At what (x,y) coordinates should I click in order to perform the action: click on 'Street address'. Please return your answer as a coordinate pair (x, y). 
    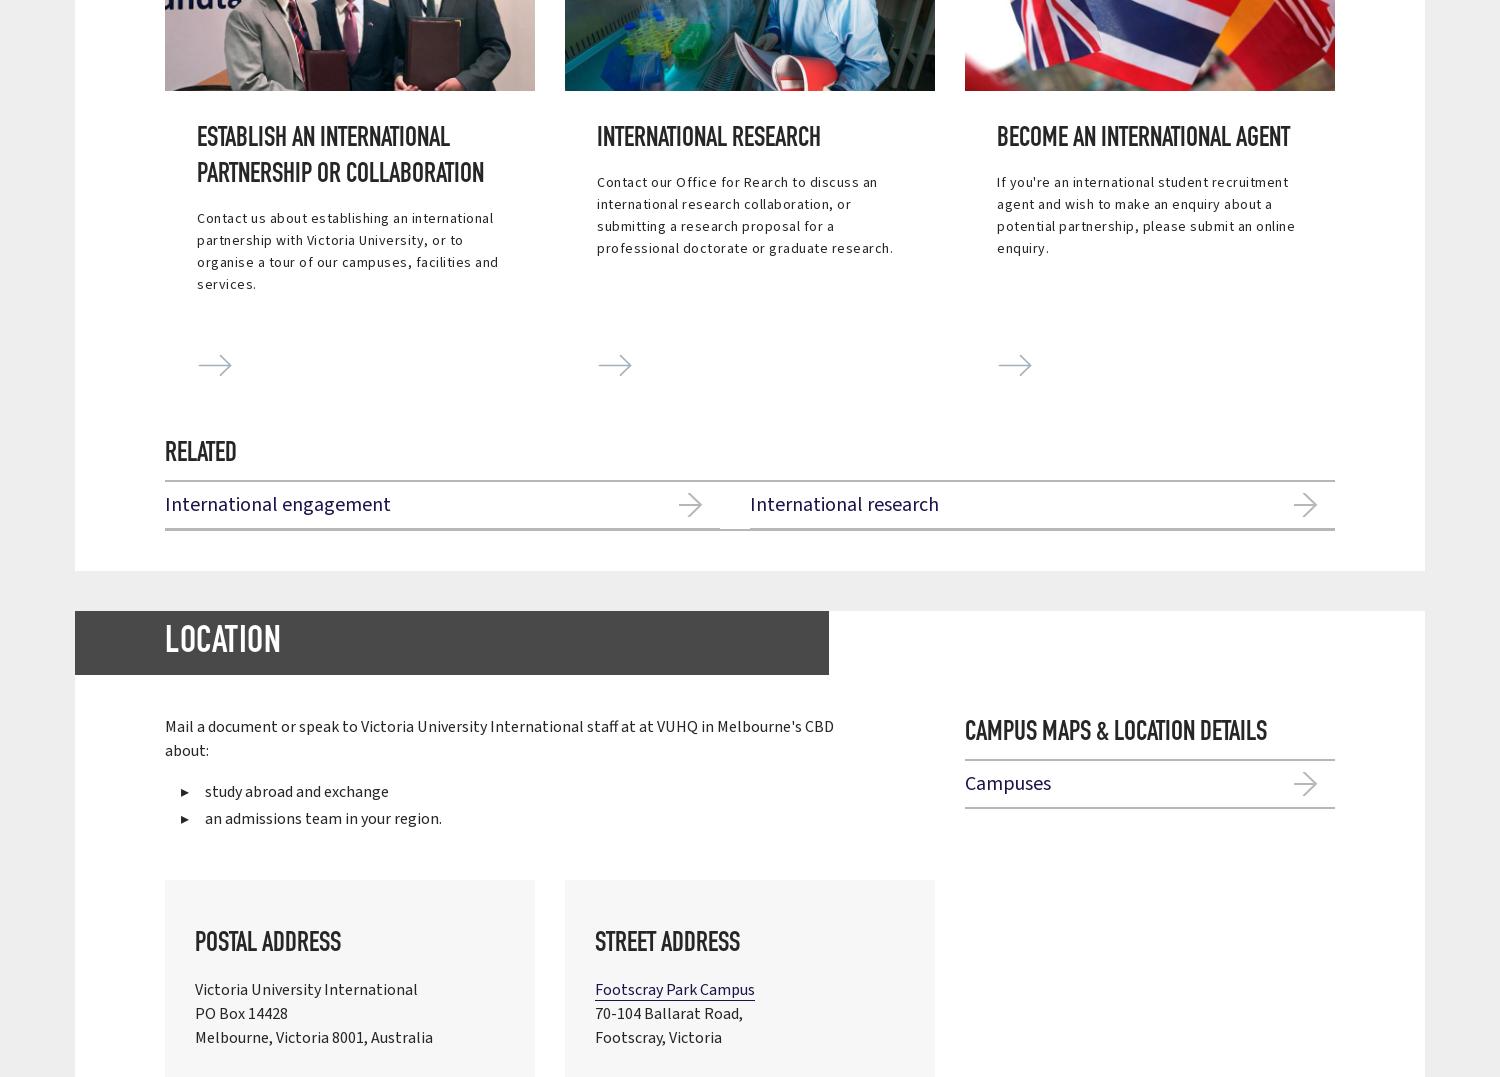
    Looking at the image, I should click on (667, 942).